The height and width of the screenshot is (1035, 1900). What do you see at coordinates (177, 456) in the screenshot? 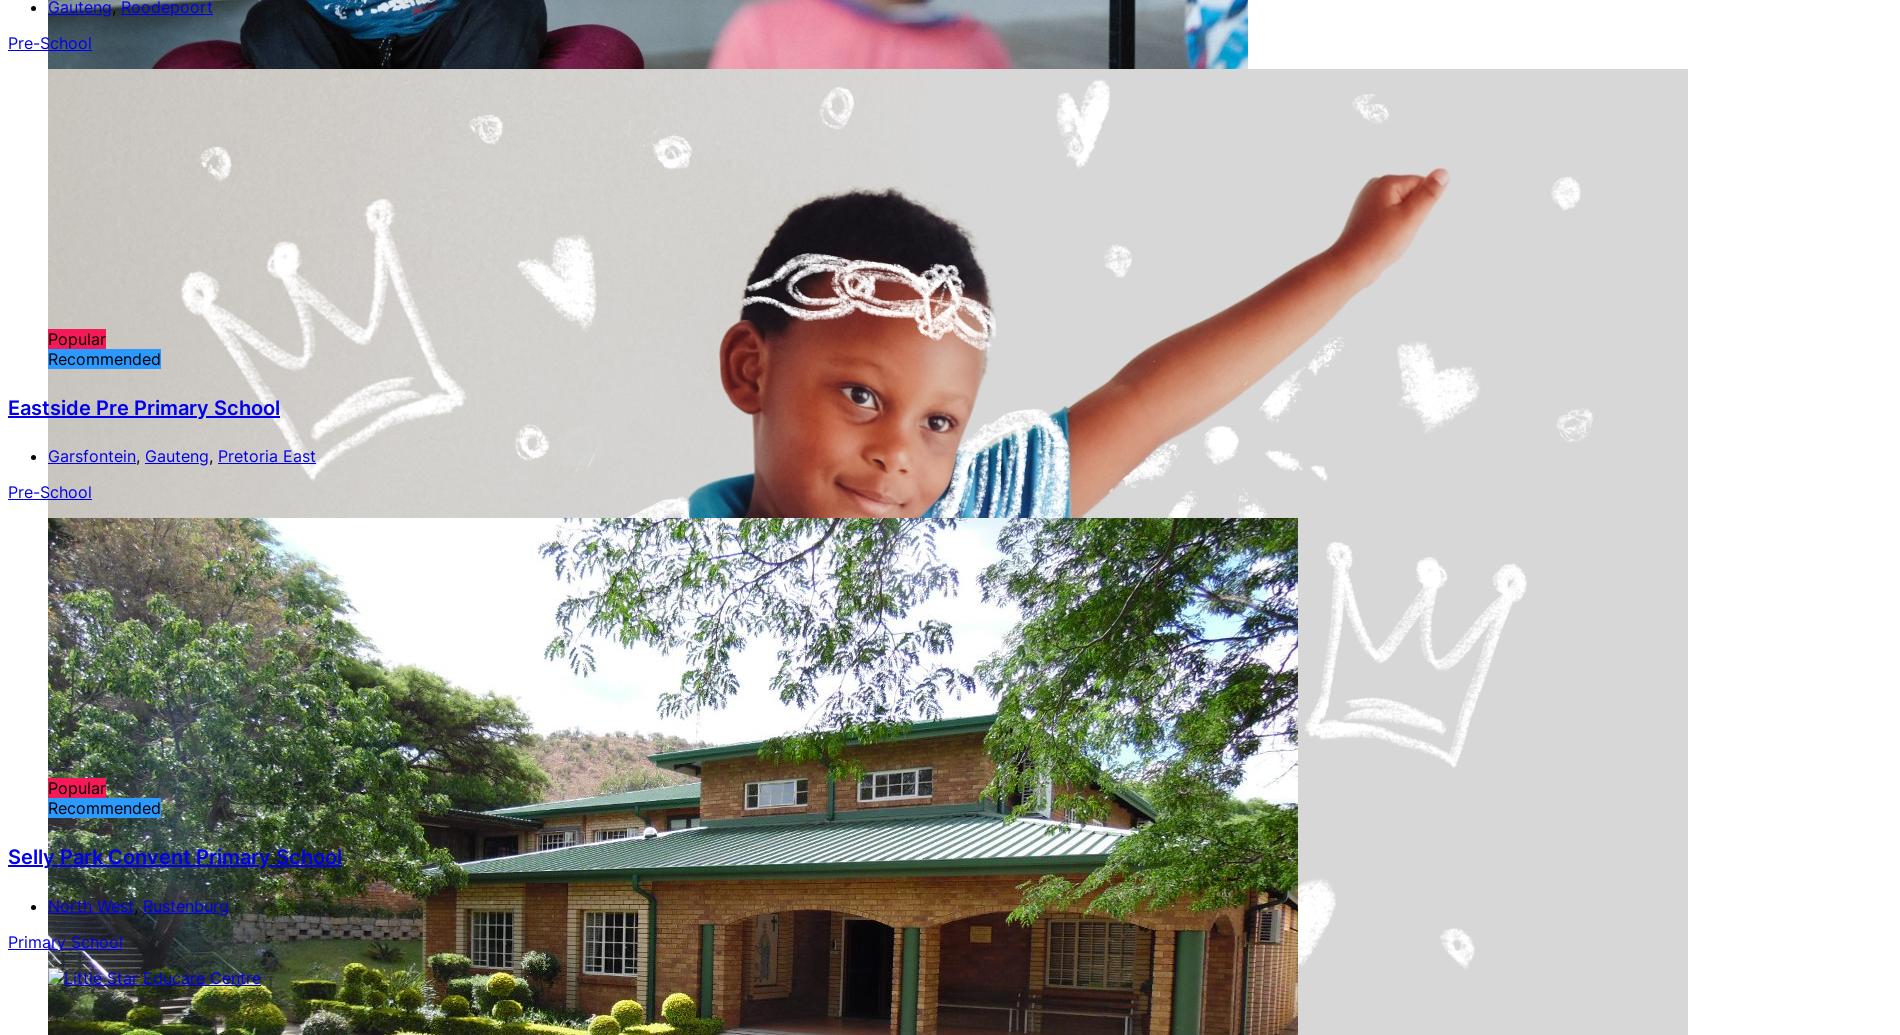
I see `'Gauteng'` at bounding box center [177, 456].